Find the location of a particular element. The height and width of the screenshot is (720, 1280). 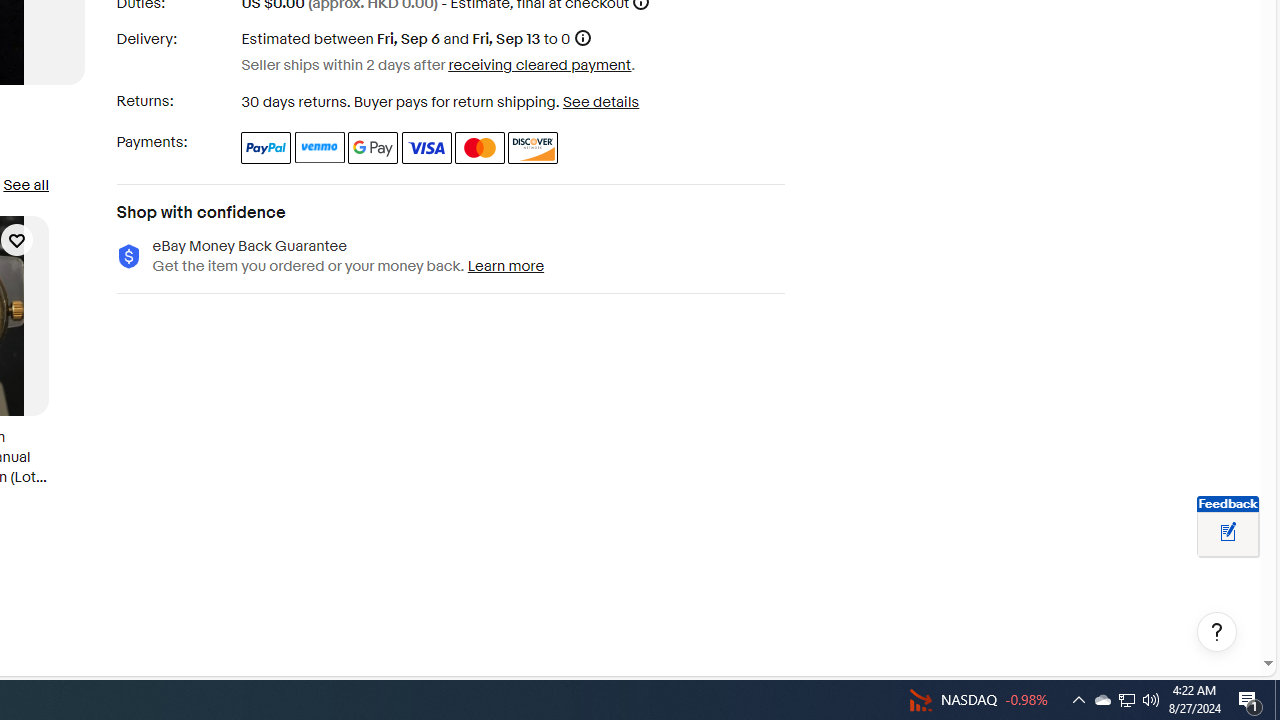

'Visa' is located at coordinates (425, 146).